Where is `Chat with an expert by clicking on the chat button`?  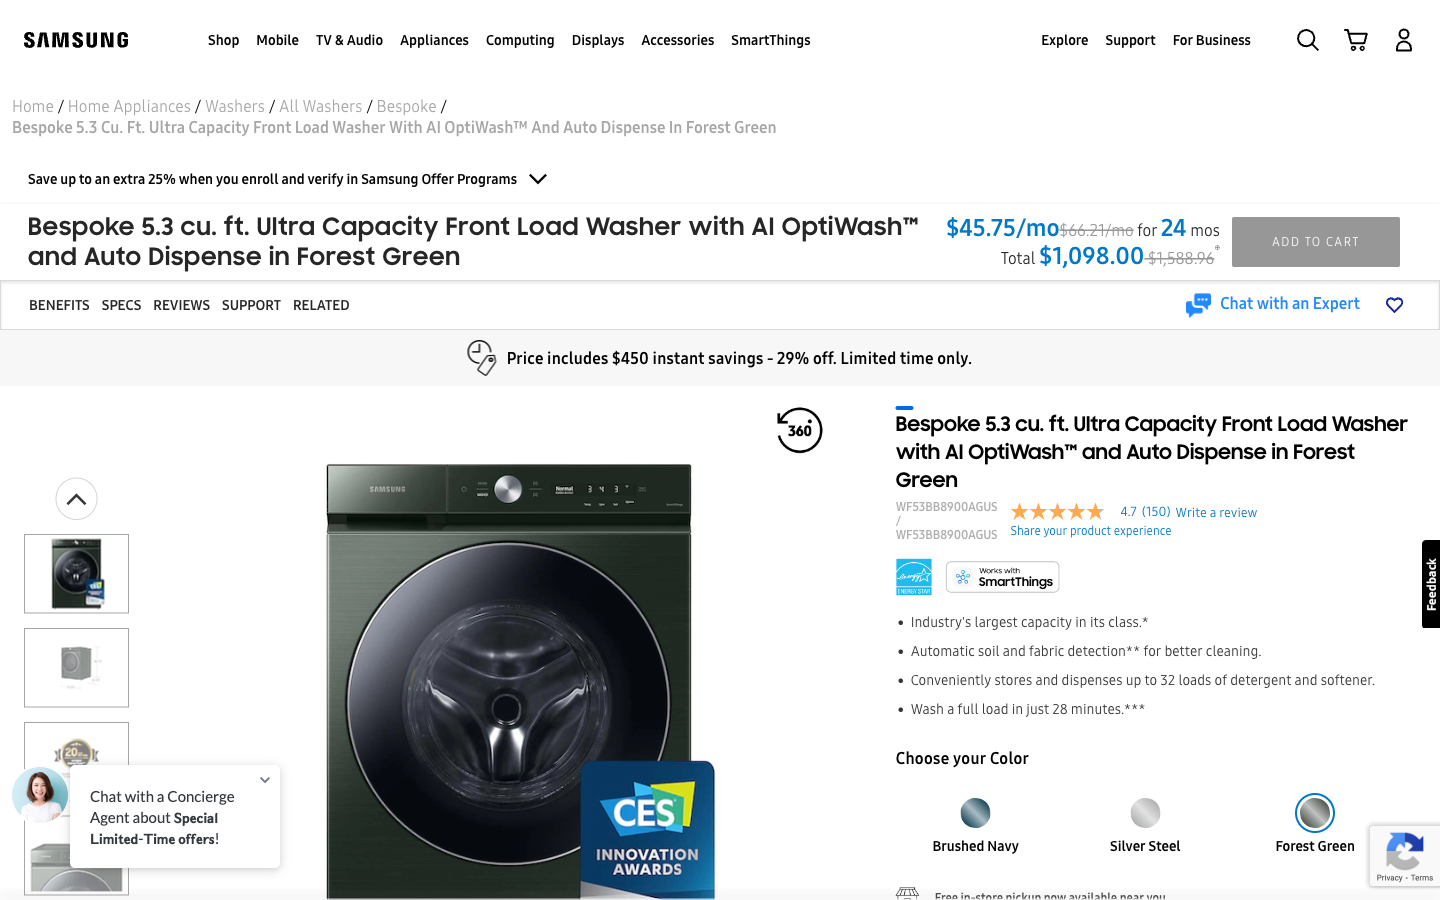 Chat with an expert by clicking on the chat button is located at coordinates (1272, 304).